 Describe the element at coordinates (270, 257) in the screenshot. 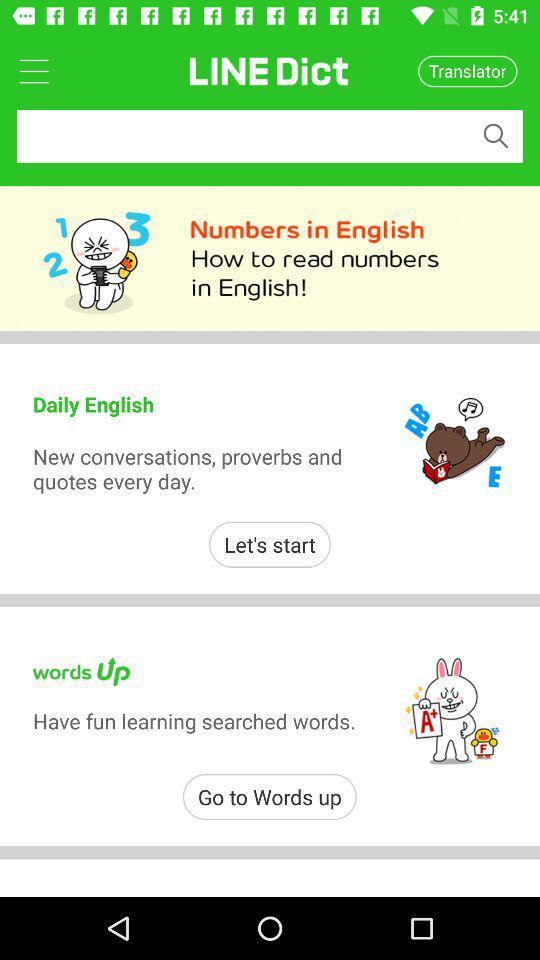

I see `213 numbers in english how to read numbers in engligh` at that location.